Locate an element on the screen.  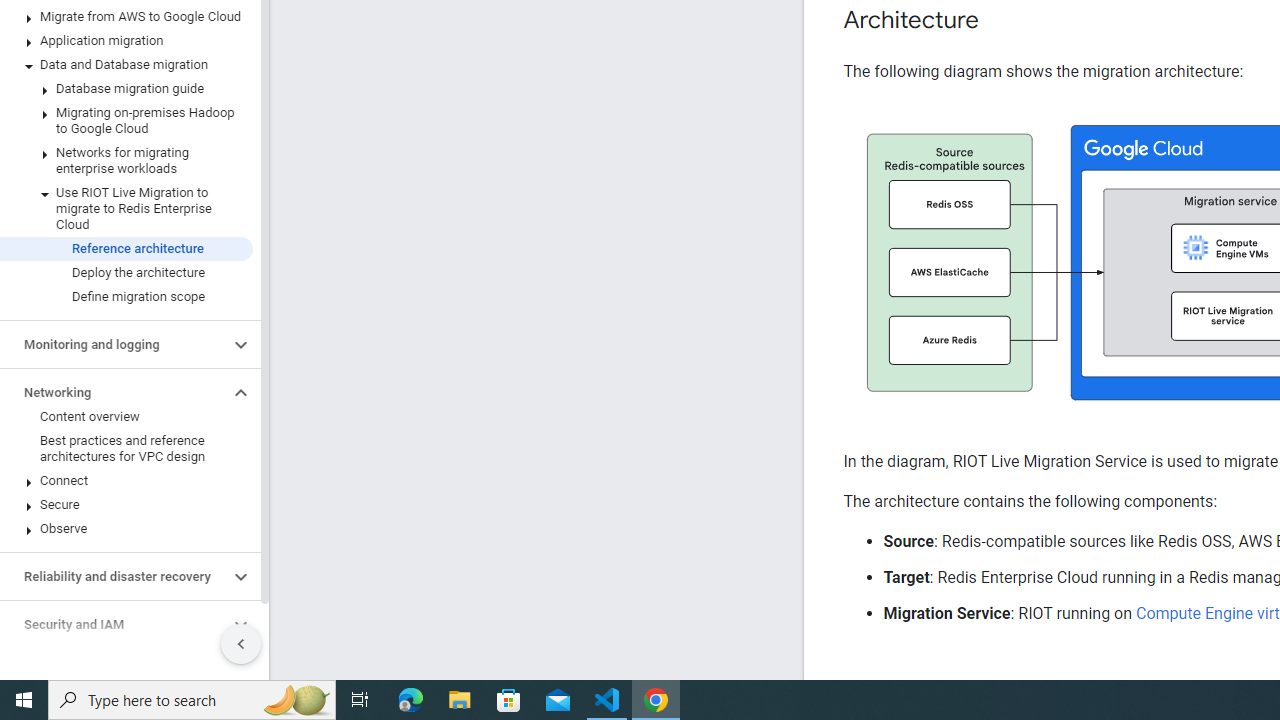
'Networking' is located at coordinates (113, 392).